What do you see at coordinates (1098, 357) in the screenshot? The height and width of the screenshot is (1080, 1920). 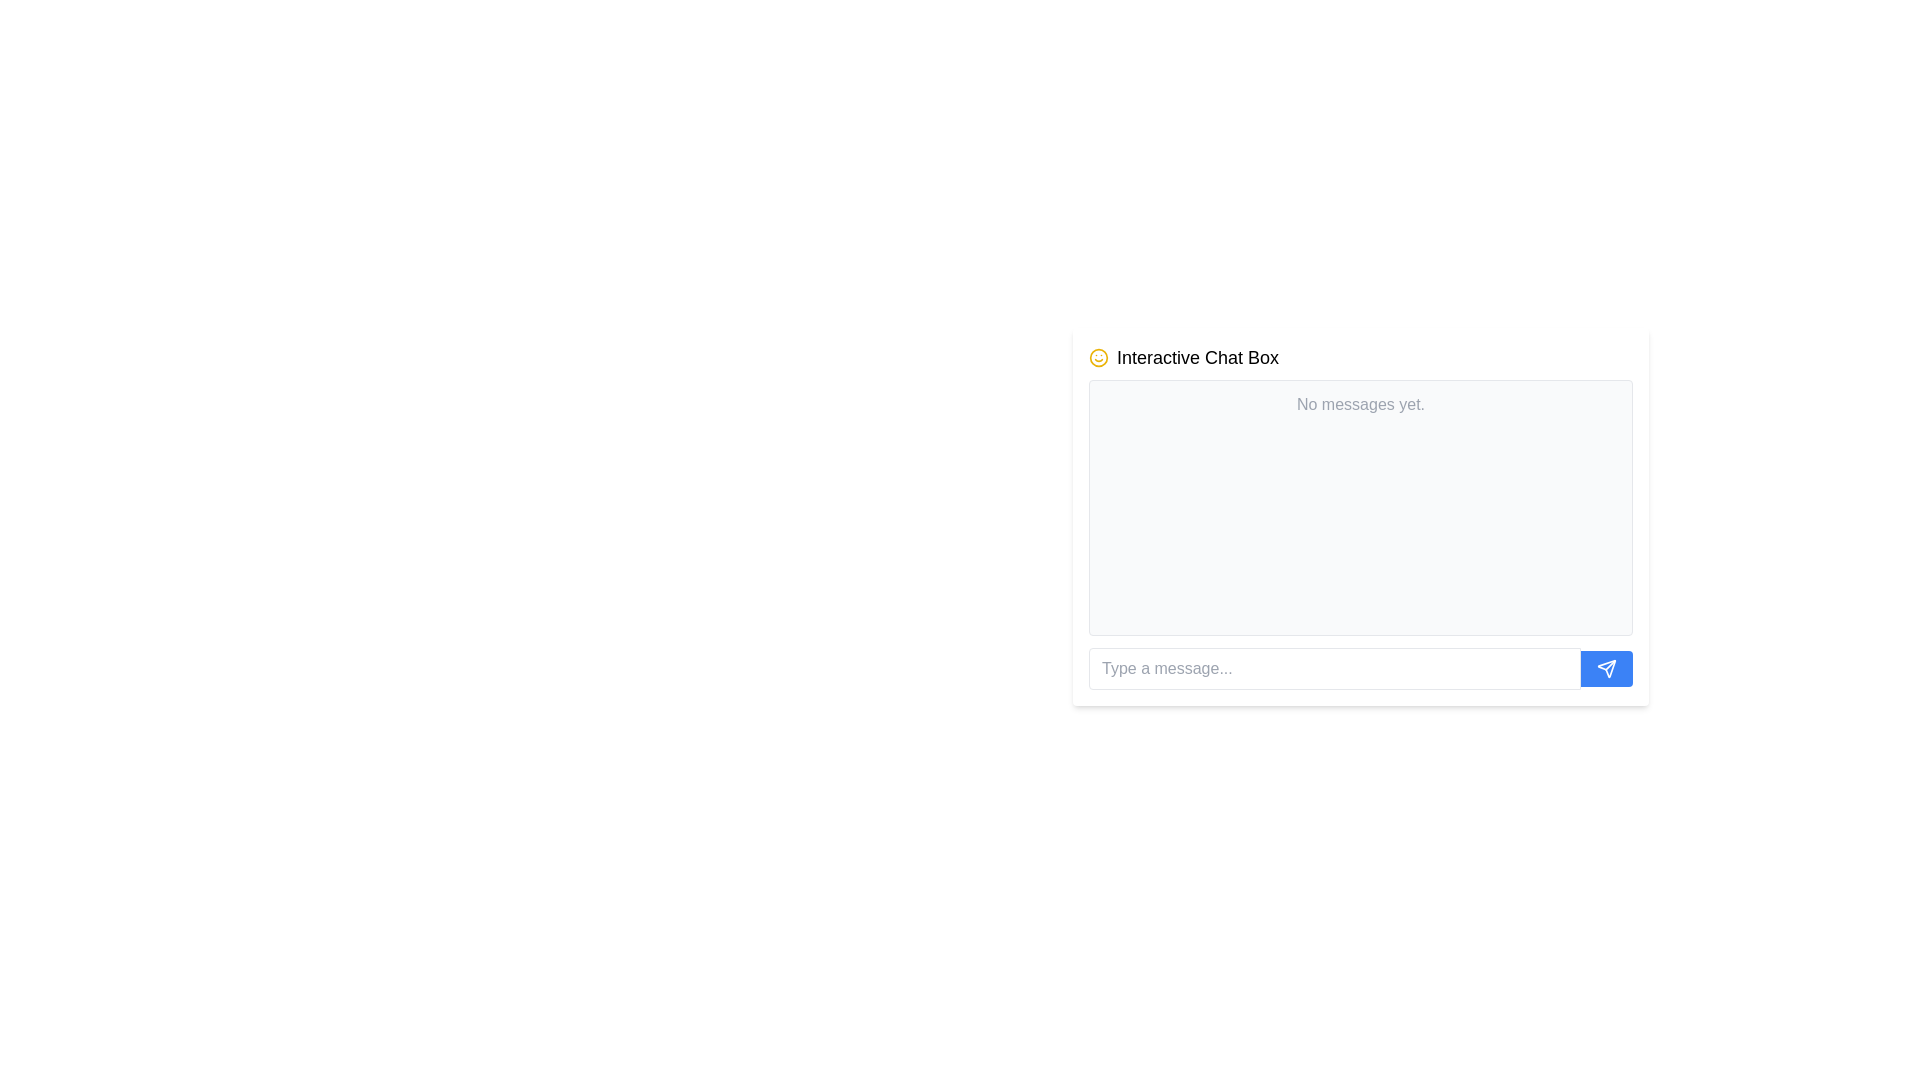 I see `the decorative circular icon located to the left of the 'Interactive Chat Box' label in the chat box header` at bounding box center [1098, 357].